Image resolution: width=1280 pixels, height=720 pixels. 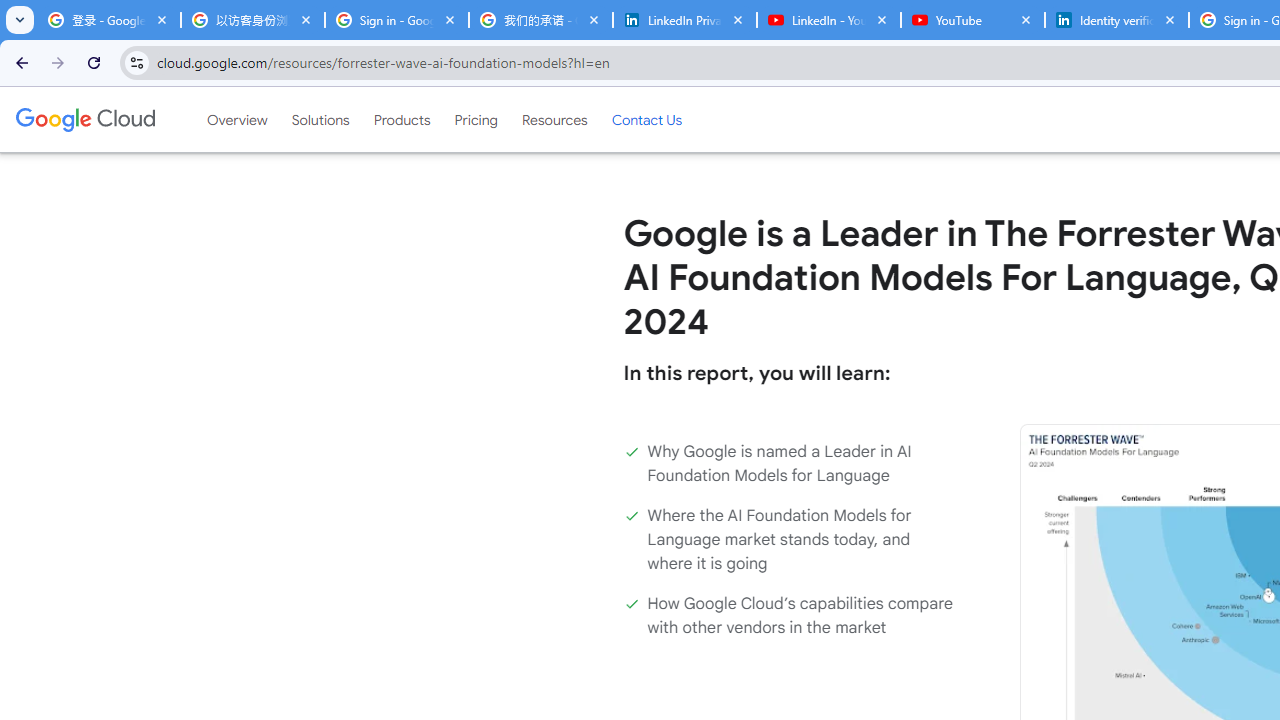 I want to click on 'Resources', so click(x=554, y=119).